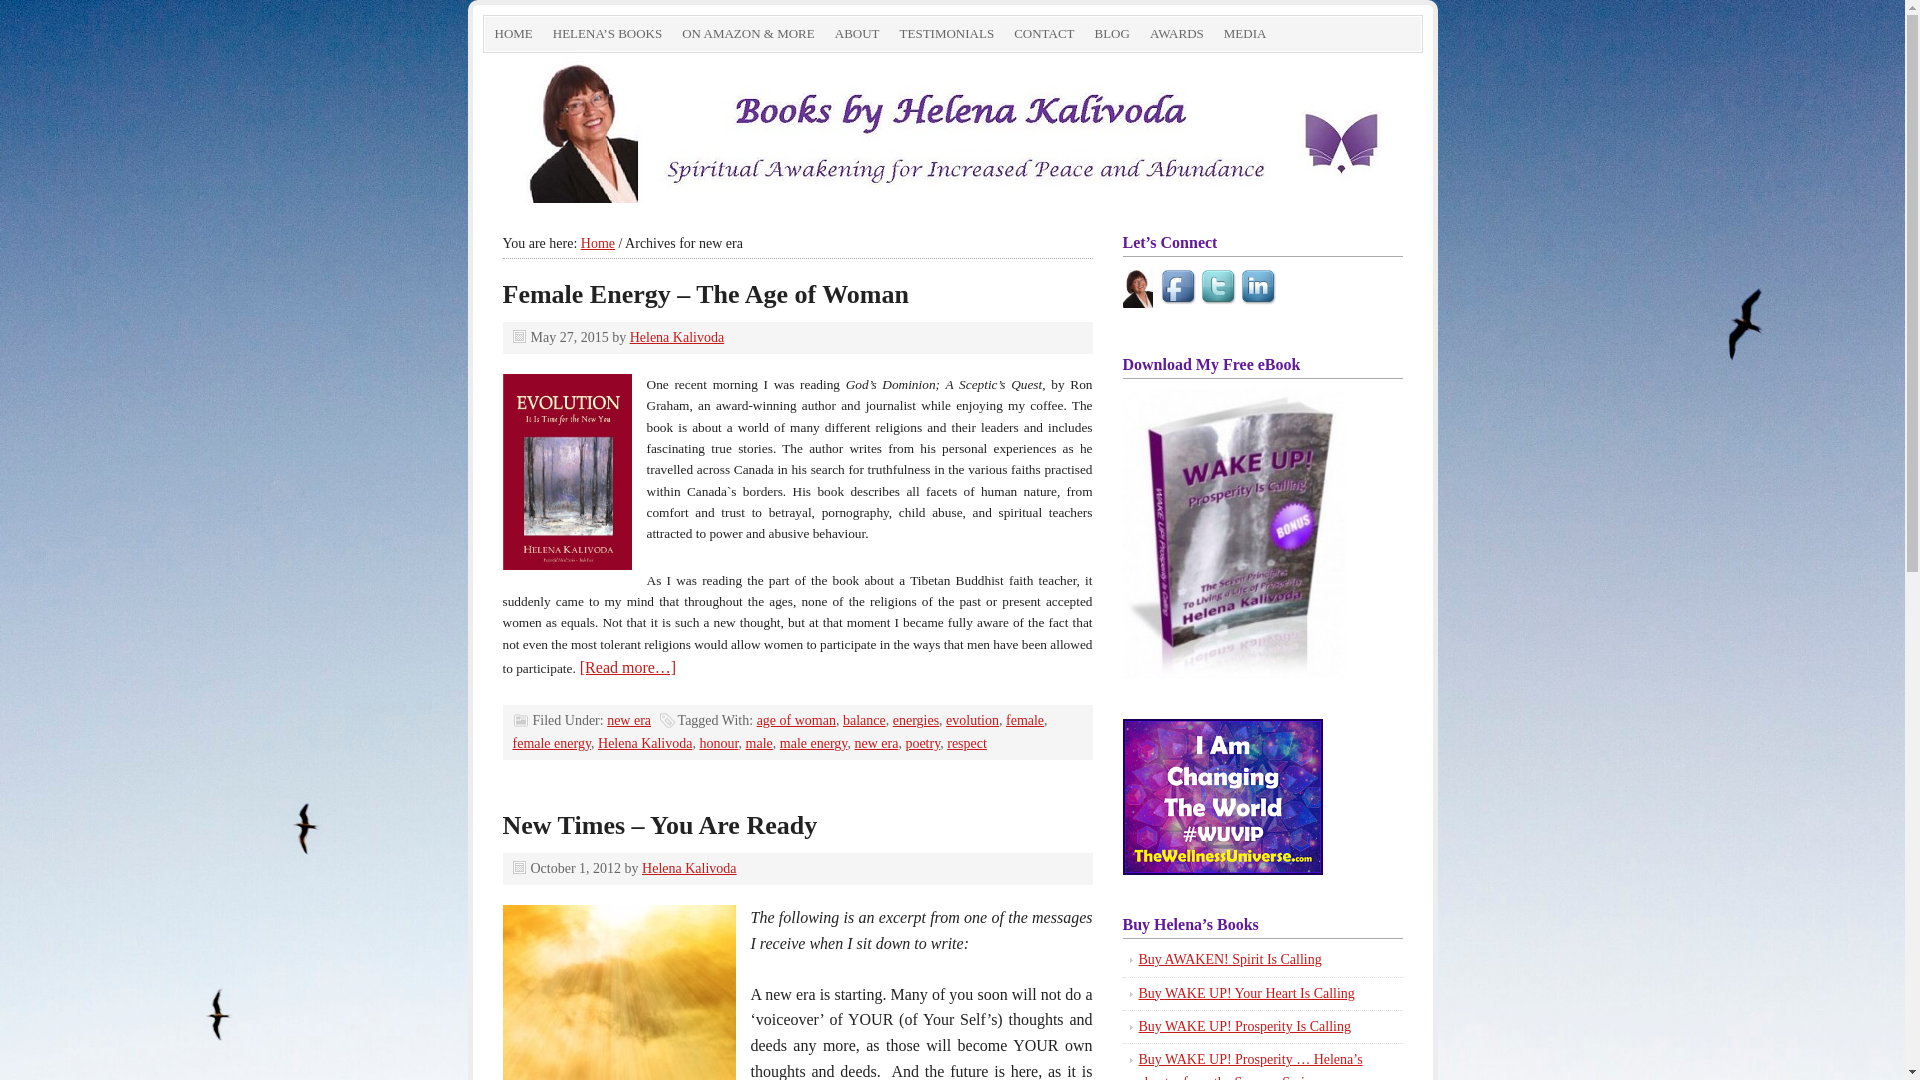 The image size is (1920, 1080). I want to click on 'TESTIMONIALS', so click(946, 34).